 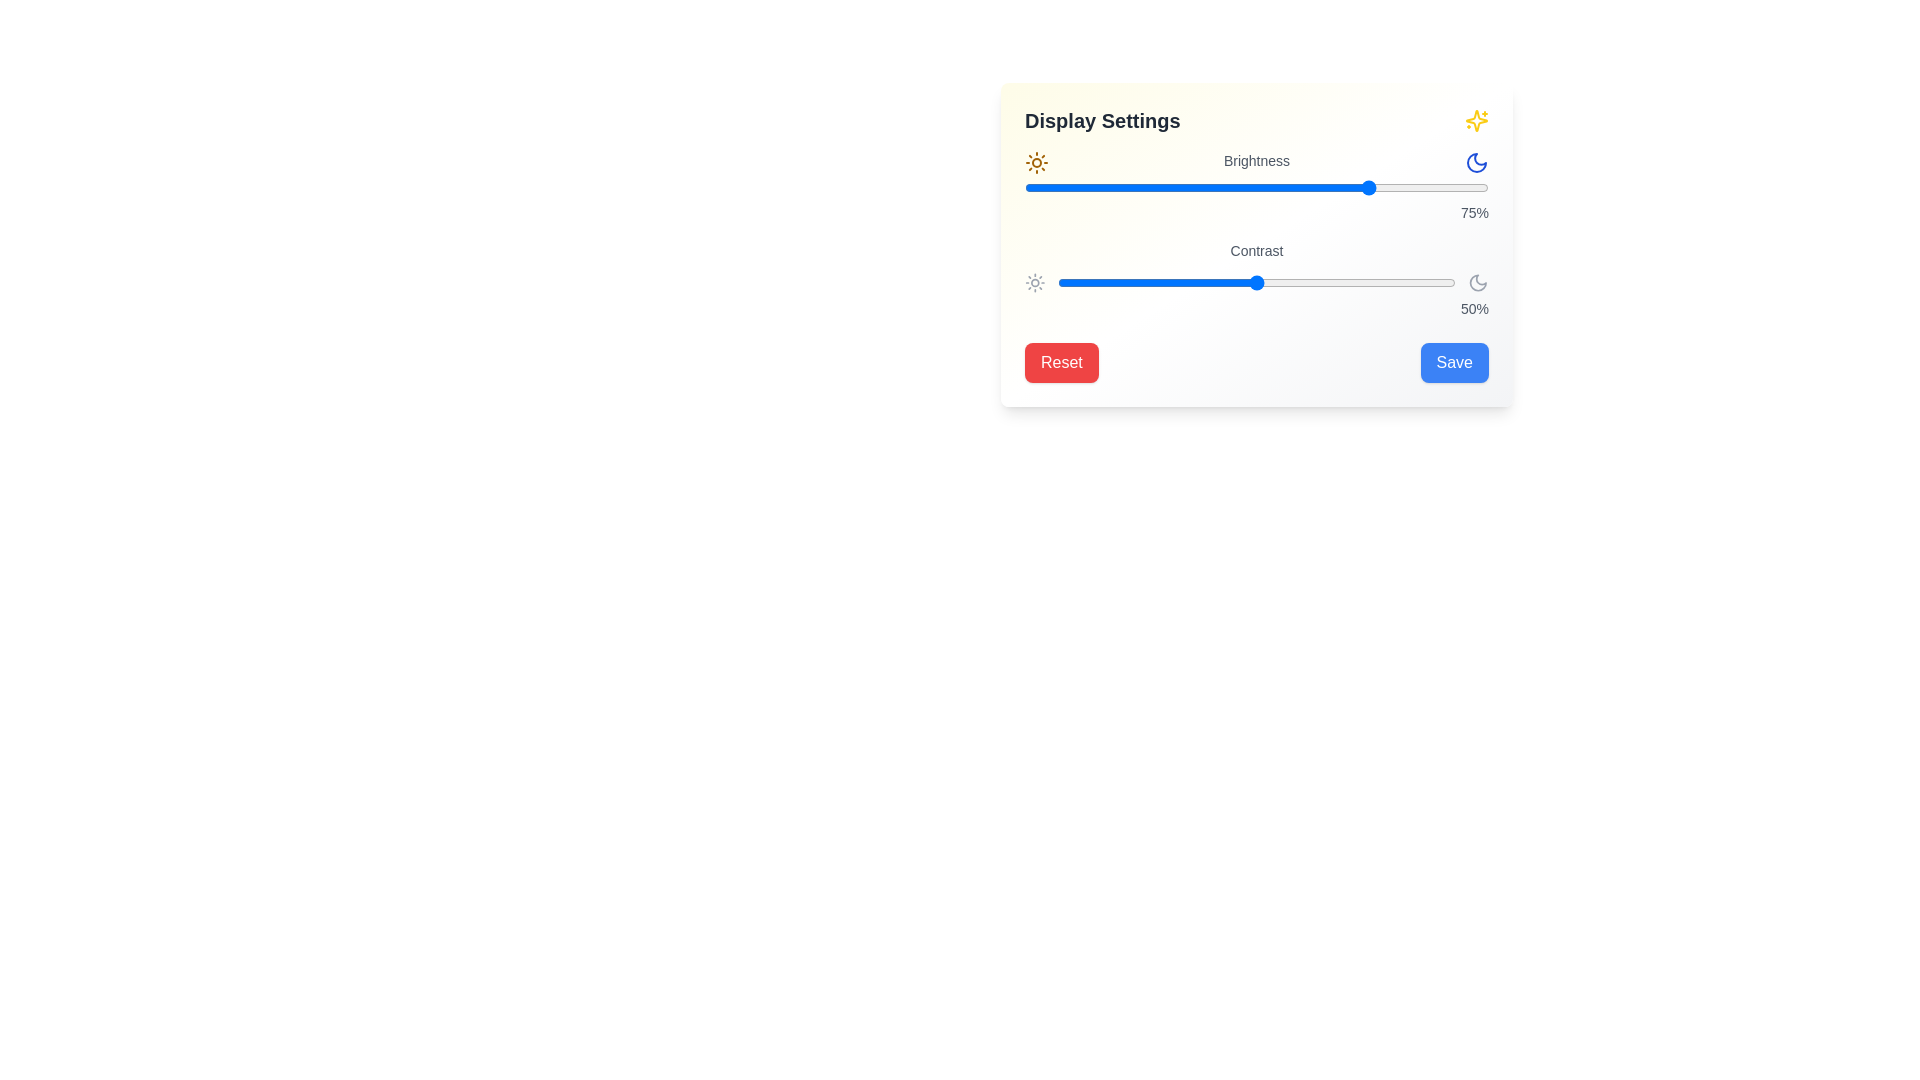 What do you see at coordinates (1335, 188) in the screenshot?
I see `brightness` at bounding box center [1335, 188].